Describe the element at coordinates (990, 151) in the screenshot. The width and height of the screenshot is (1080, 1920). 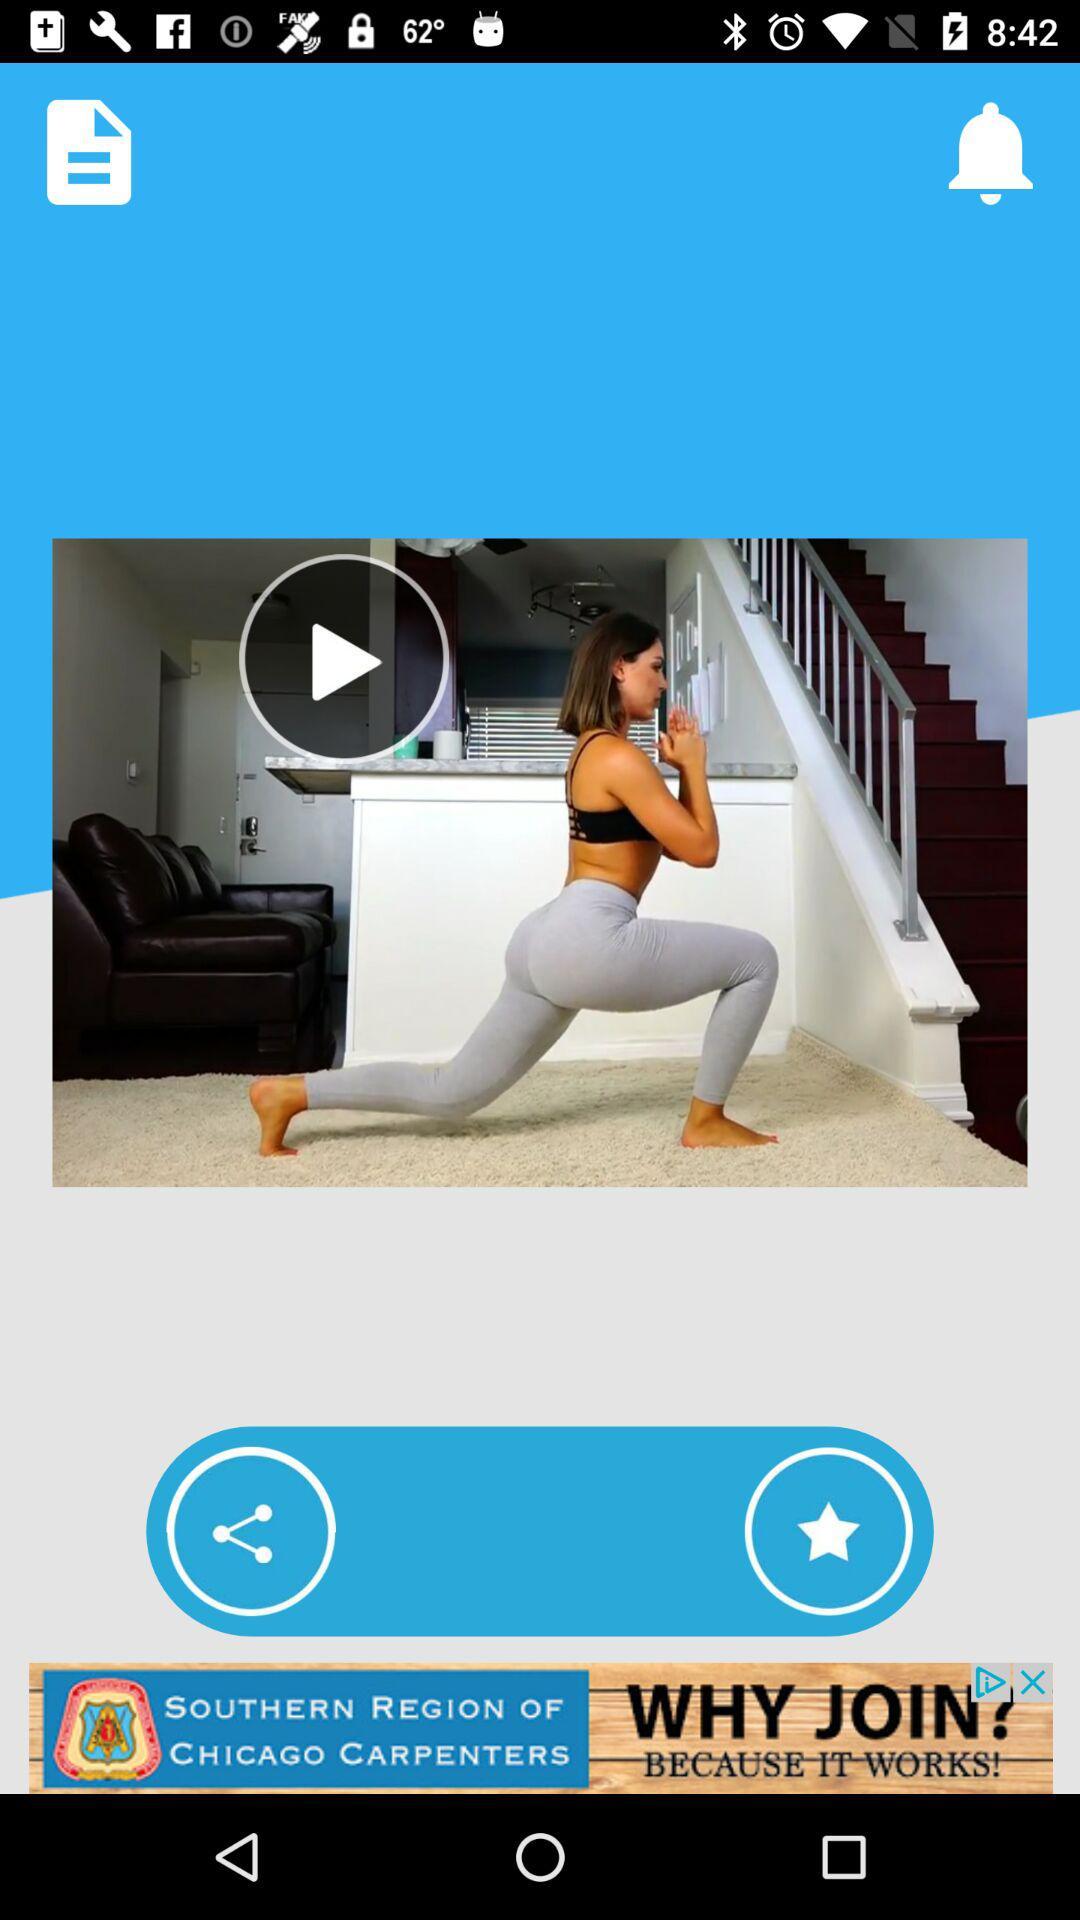
I see `set alarm` at that location.